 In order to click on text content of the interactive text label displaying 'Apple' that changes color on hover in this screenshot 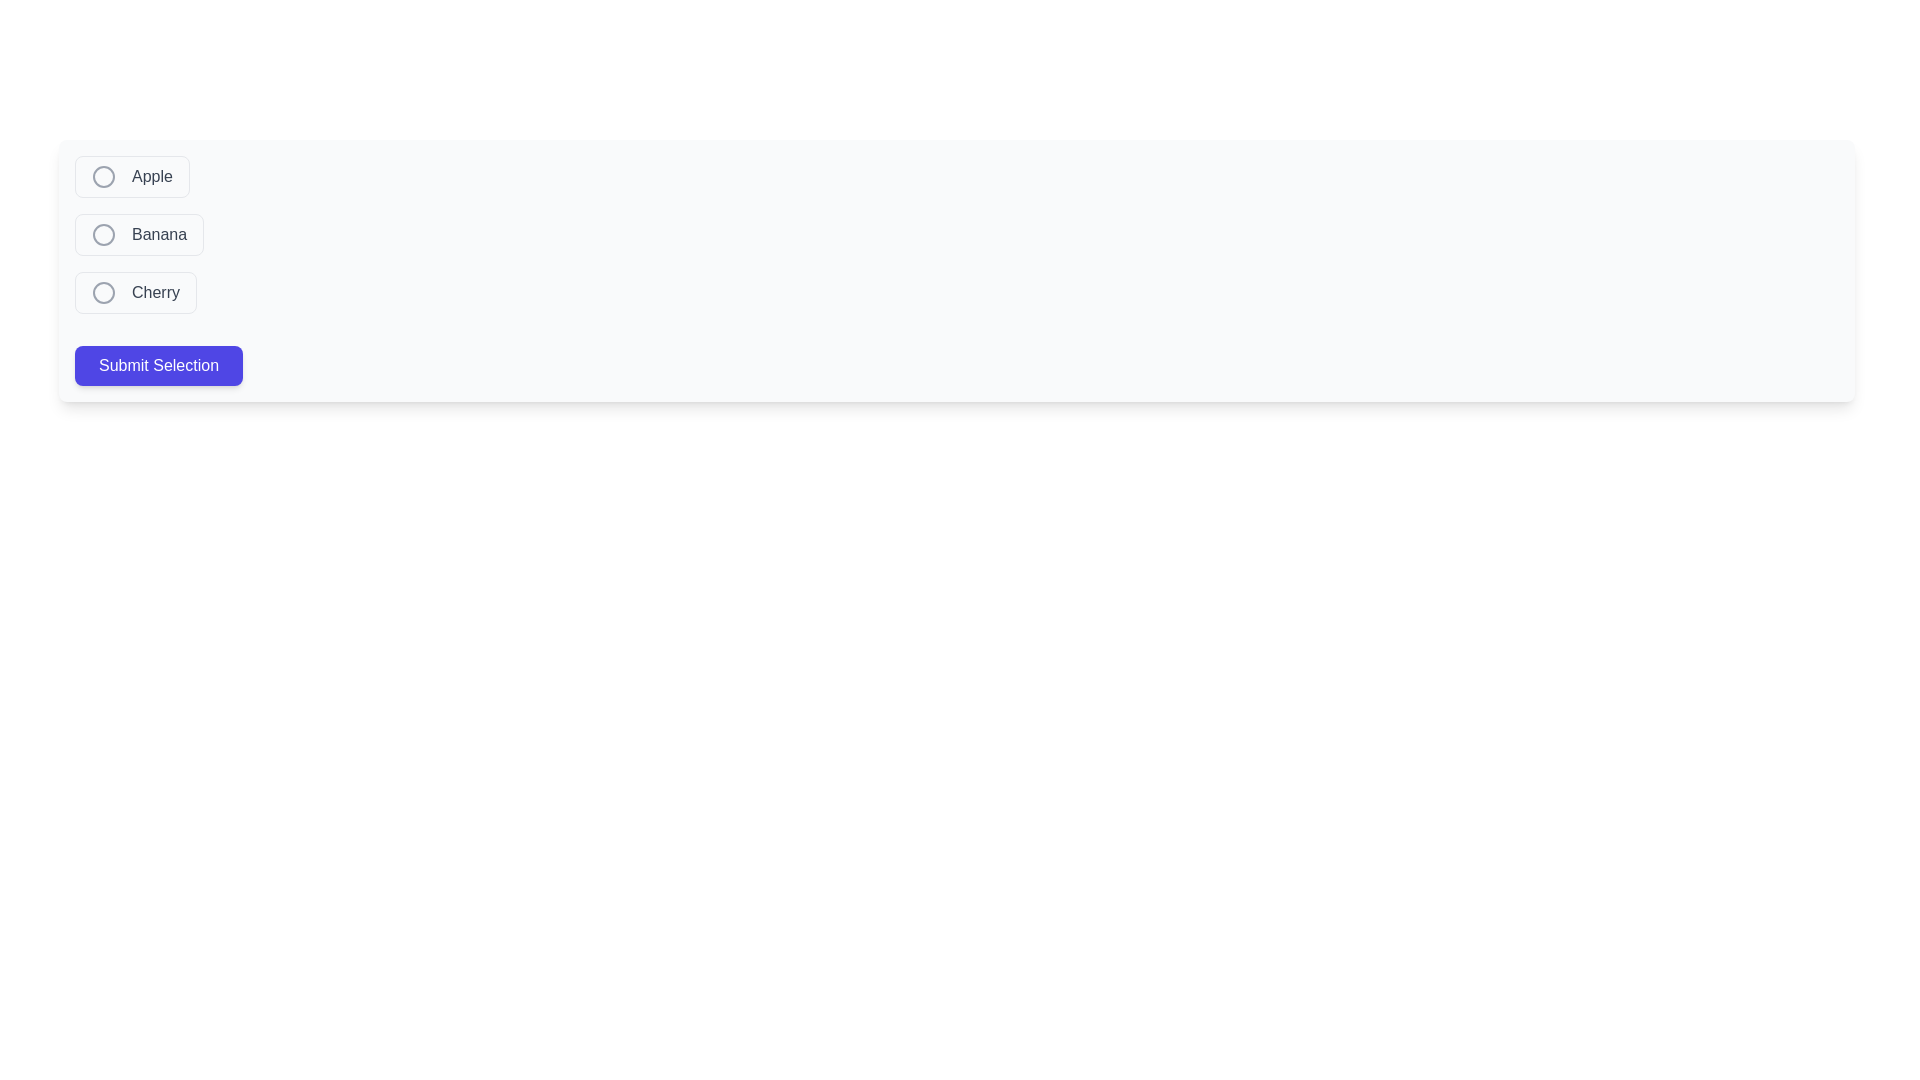, I will do `click(151, 176)`.